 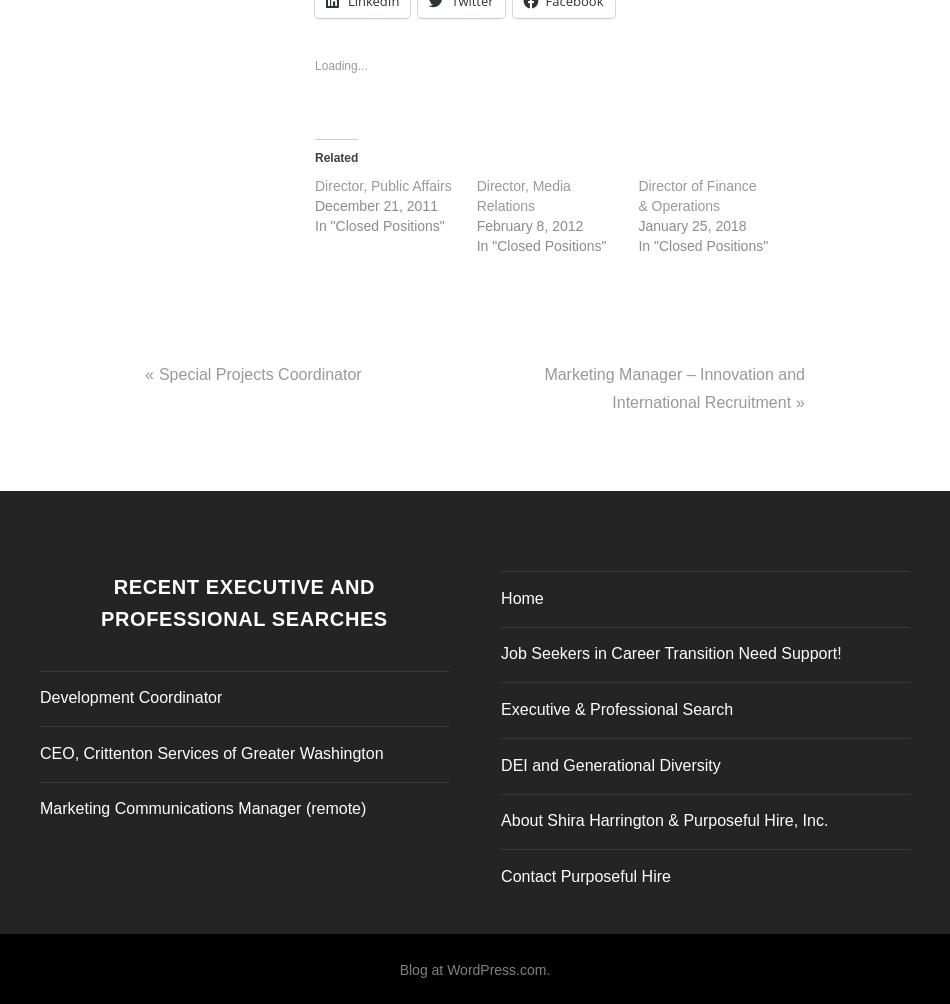 What do you see at coordinates (522, 592) in the screenshot?
I see `'Home'` at bounding box center [522, 592].